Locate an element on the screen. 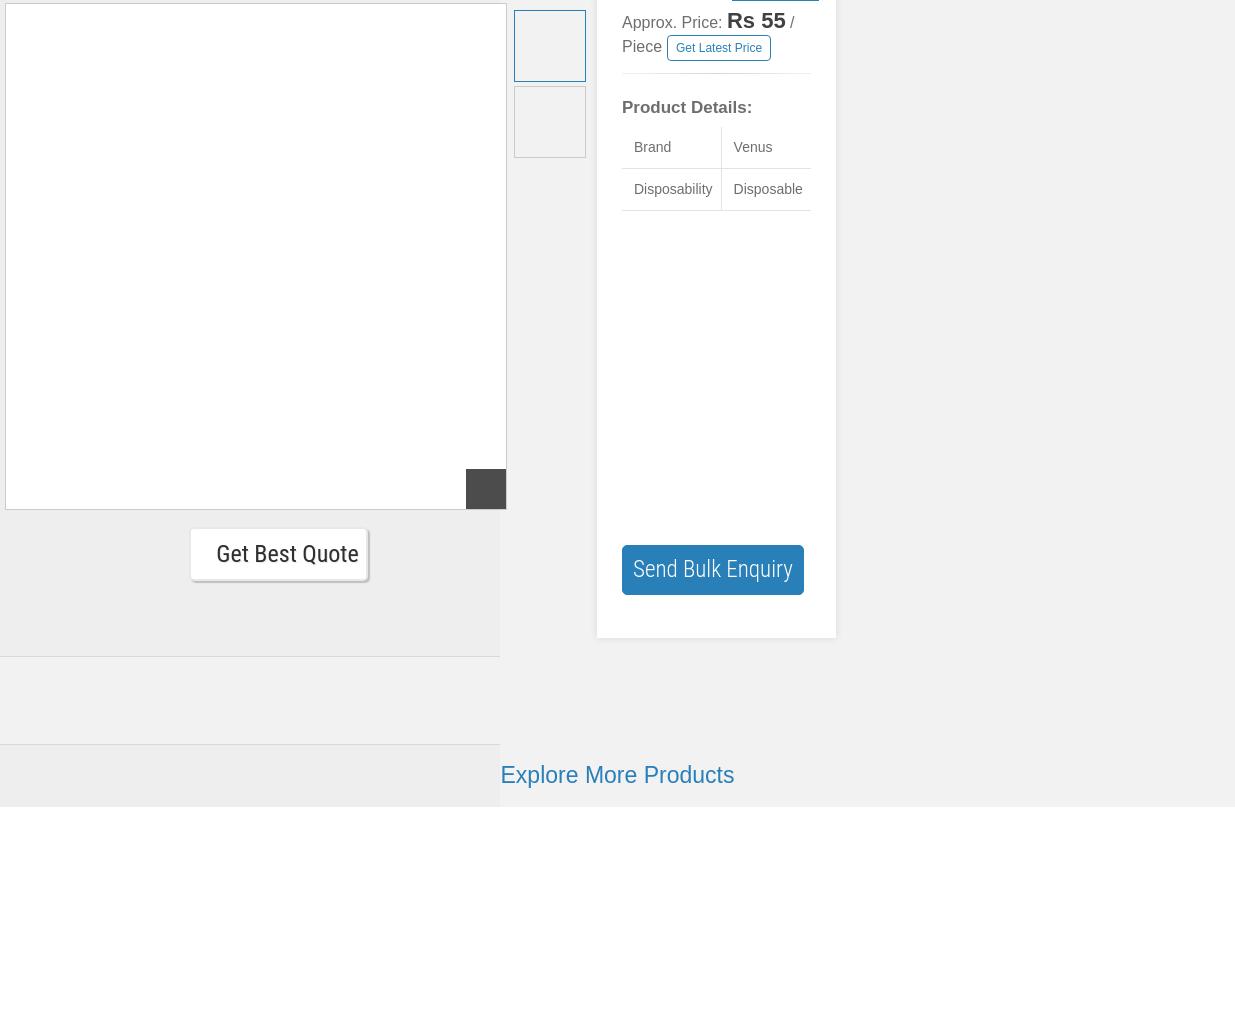  'Brand' is located at coordinates (652, 147).